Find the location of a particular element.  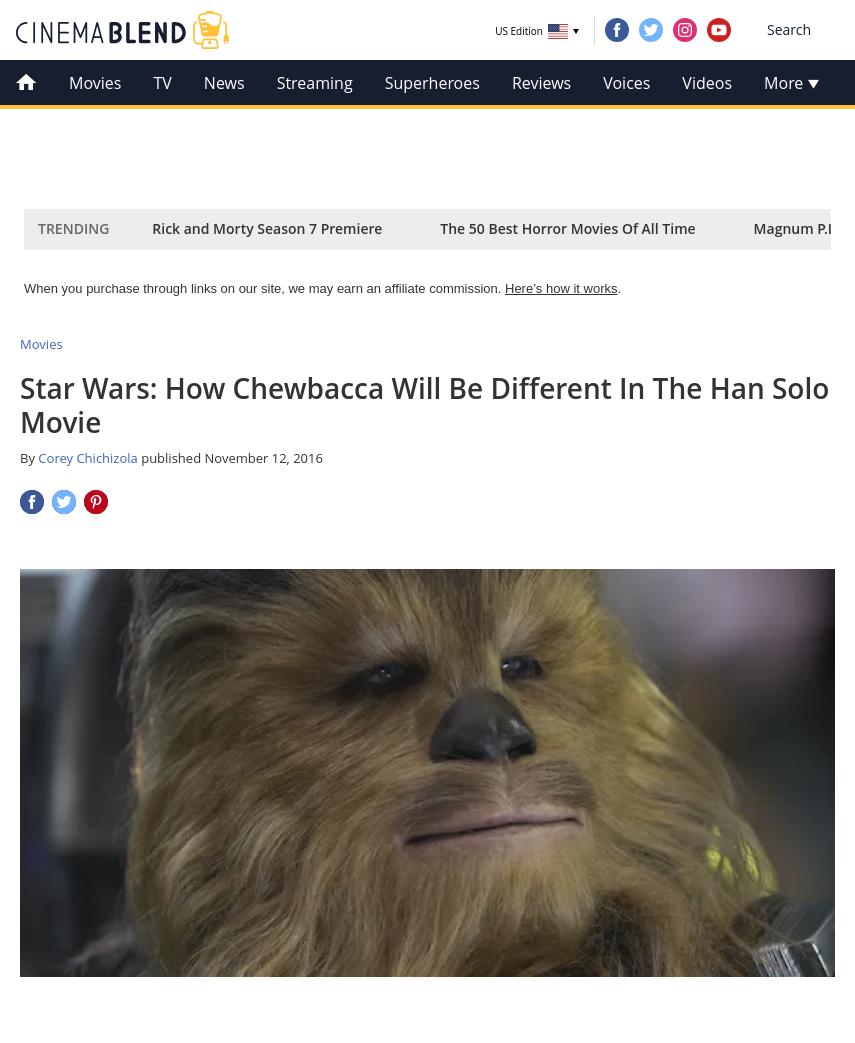

'When you purchase through links on our site, we may earn an affiliate commission.' is located at coordinates (264, 288).